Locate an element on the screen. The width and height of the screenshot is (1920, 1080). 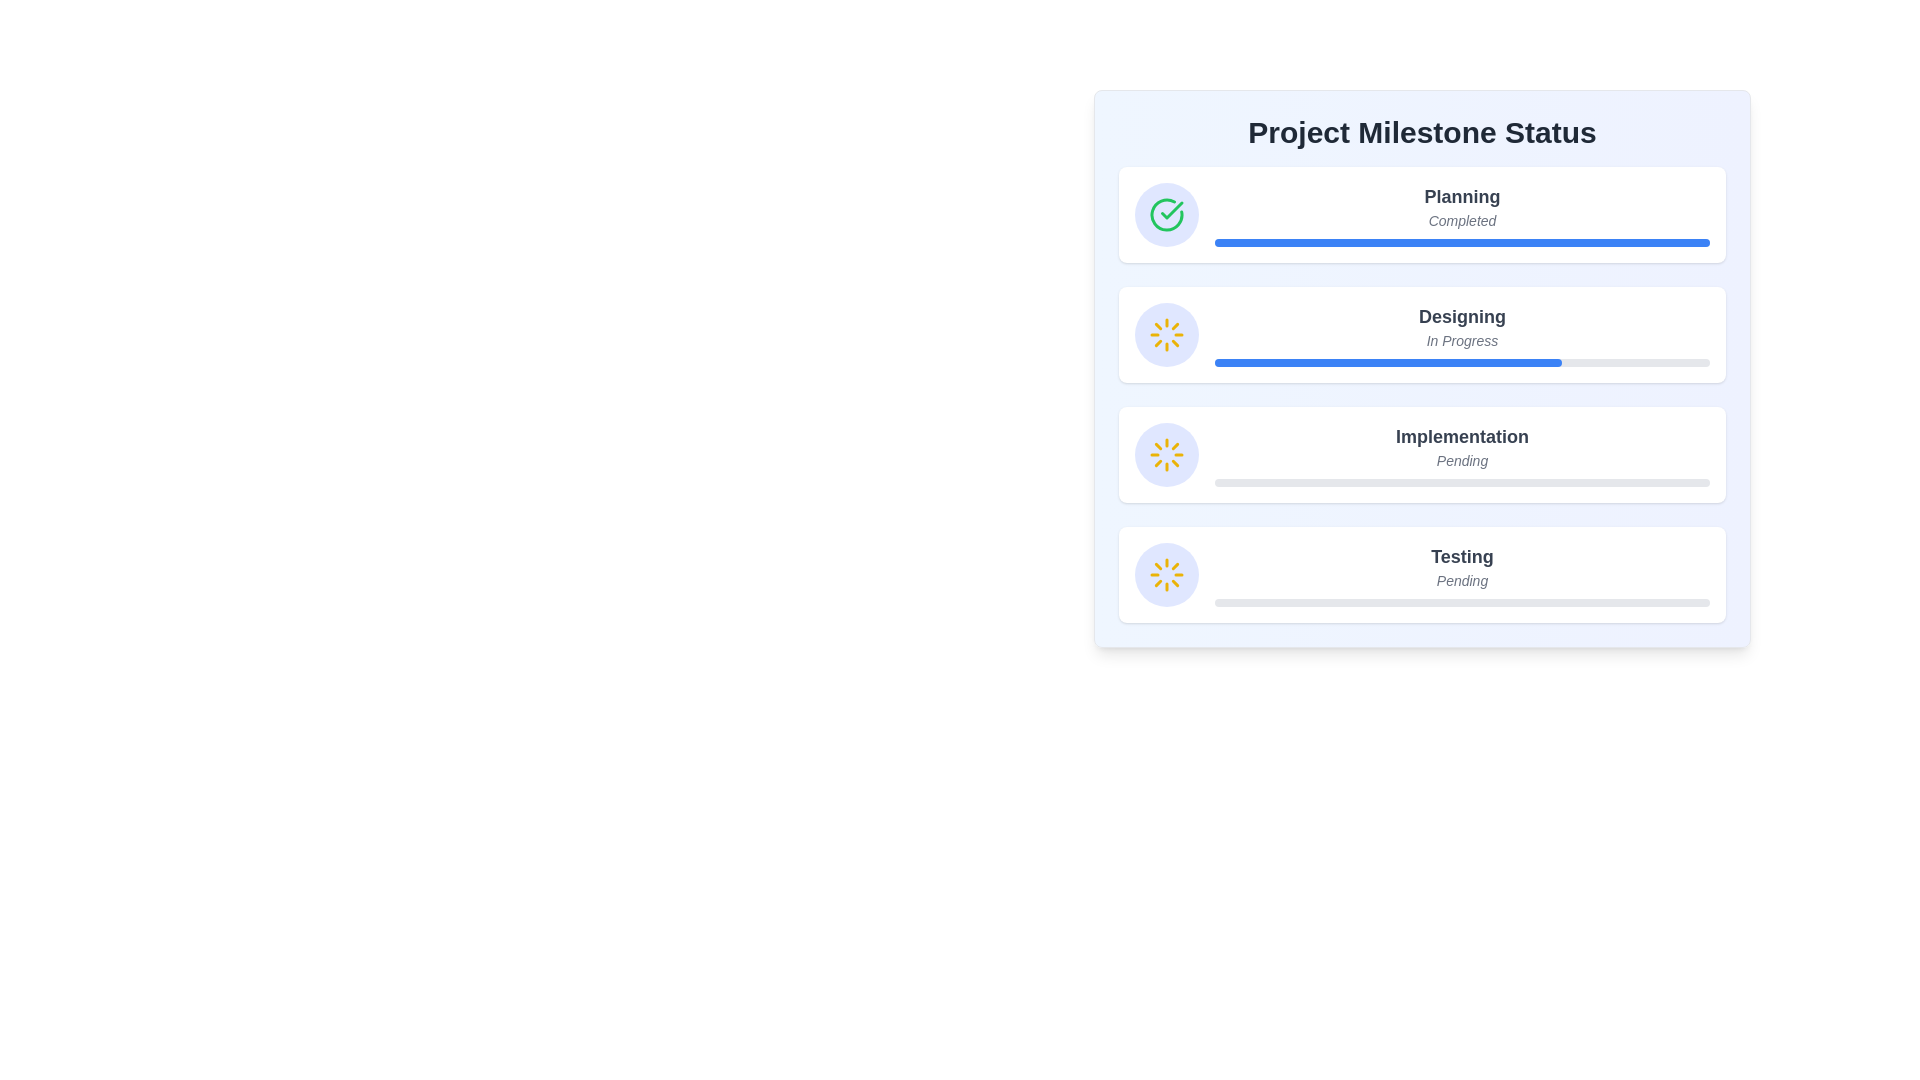
completion status of the 'Planning' phase represented by the green checkmark icon and blue progress bar in the first card of the progress tracker, located below the title 'Project Milestone Status' is located at coordinates (1421, 215).